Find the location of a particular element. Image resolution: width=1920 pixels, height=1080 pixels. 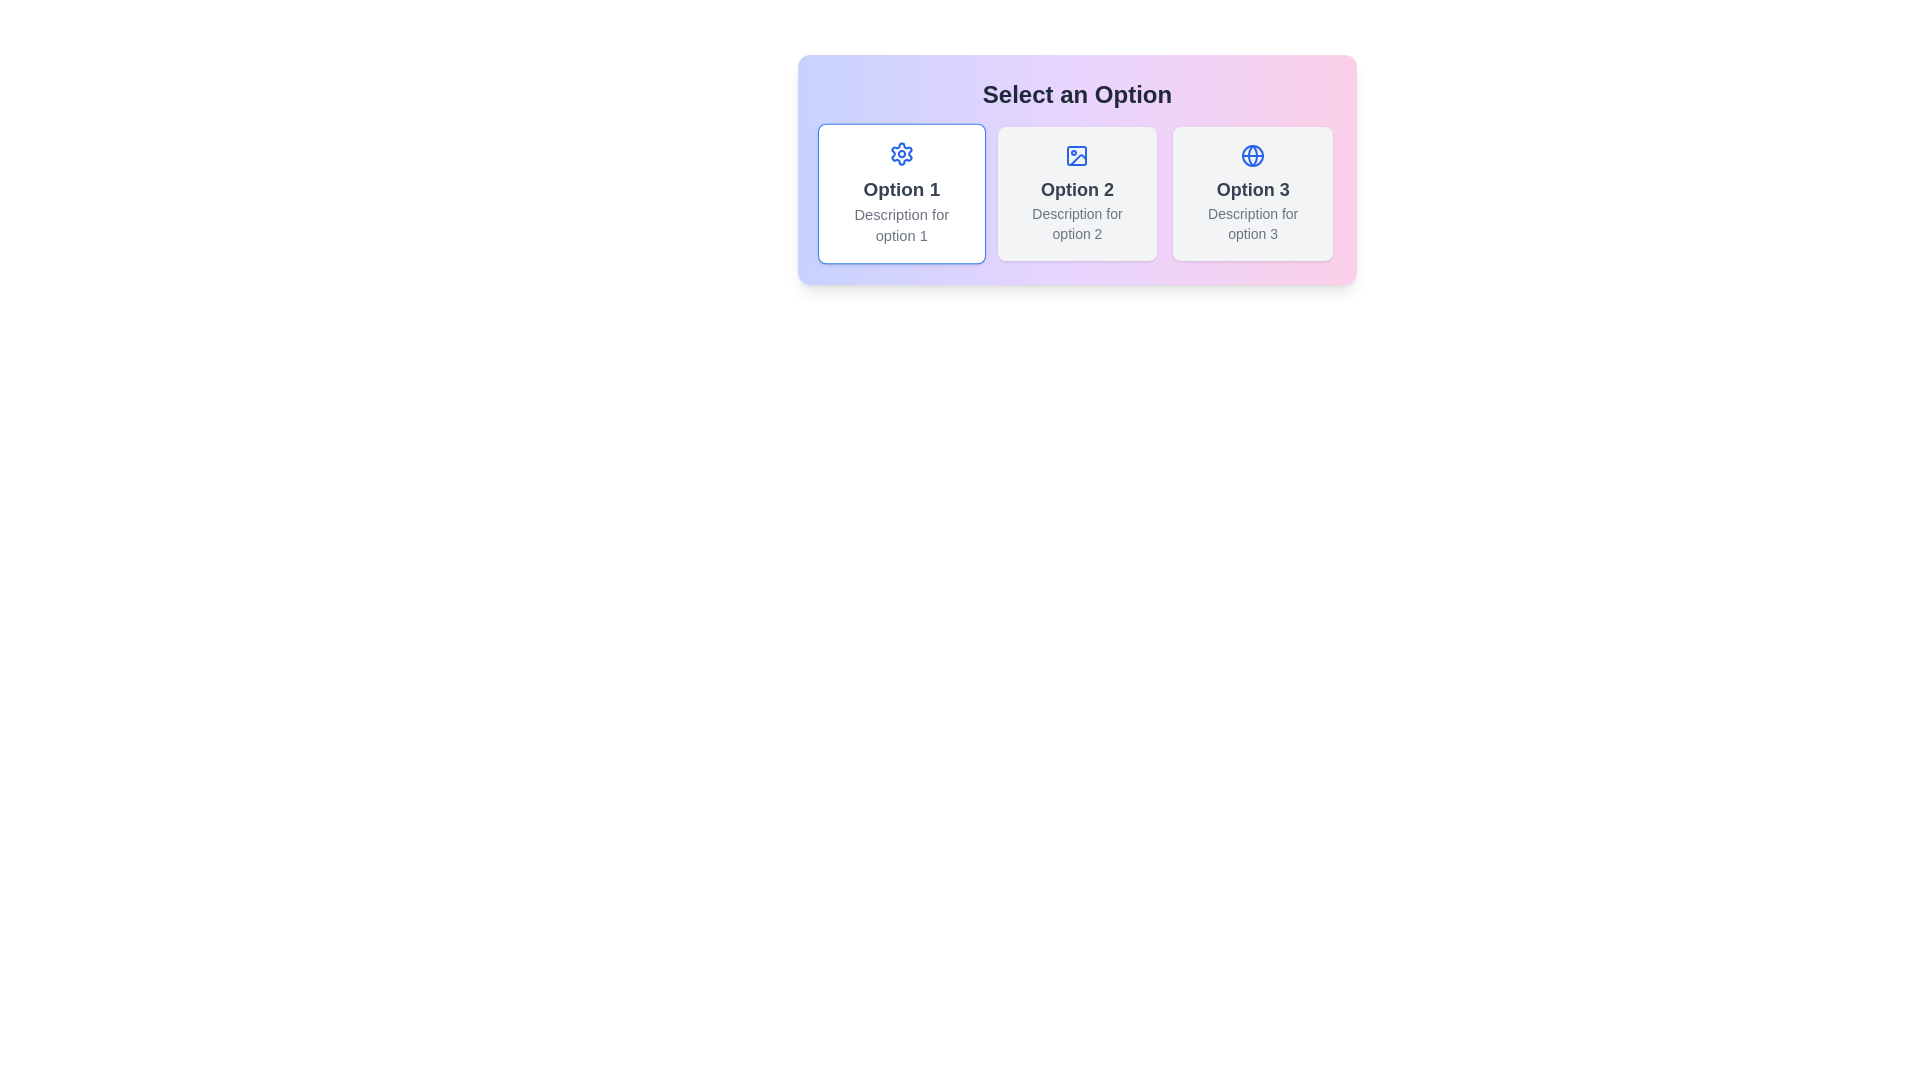

the gear-shaped icon with a blue stroke located above the label 'Option 1.' in the first option card of the selection interface to interact with the option card is located at coordinates (900, 153).